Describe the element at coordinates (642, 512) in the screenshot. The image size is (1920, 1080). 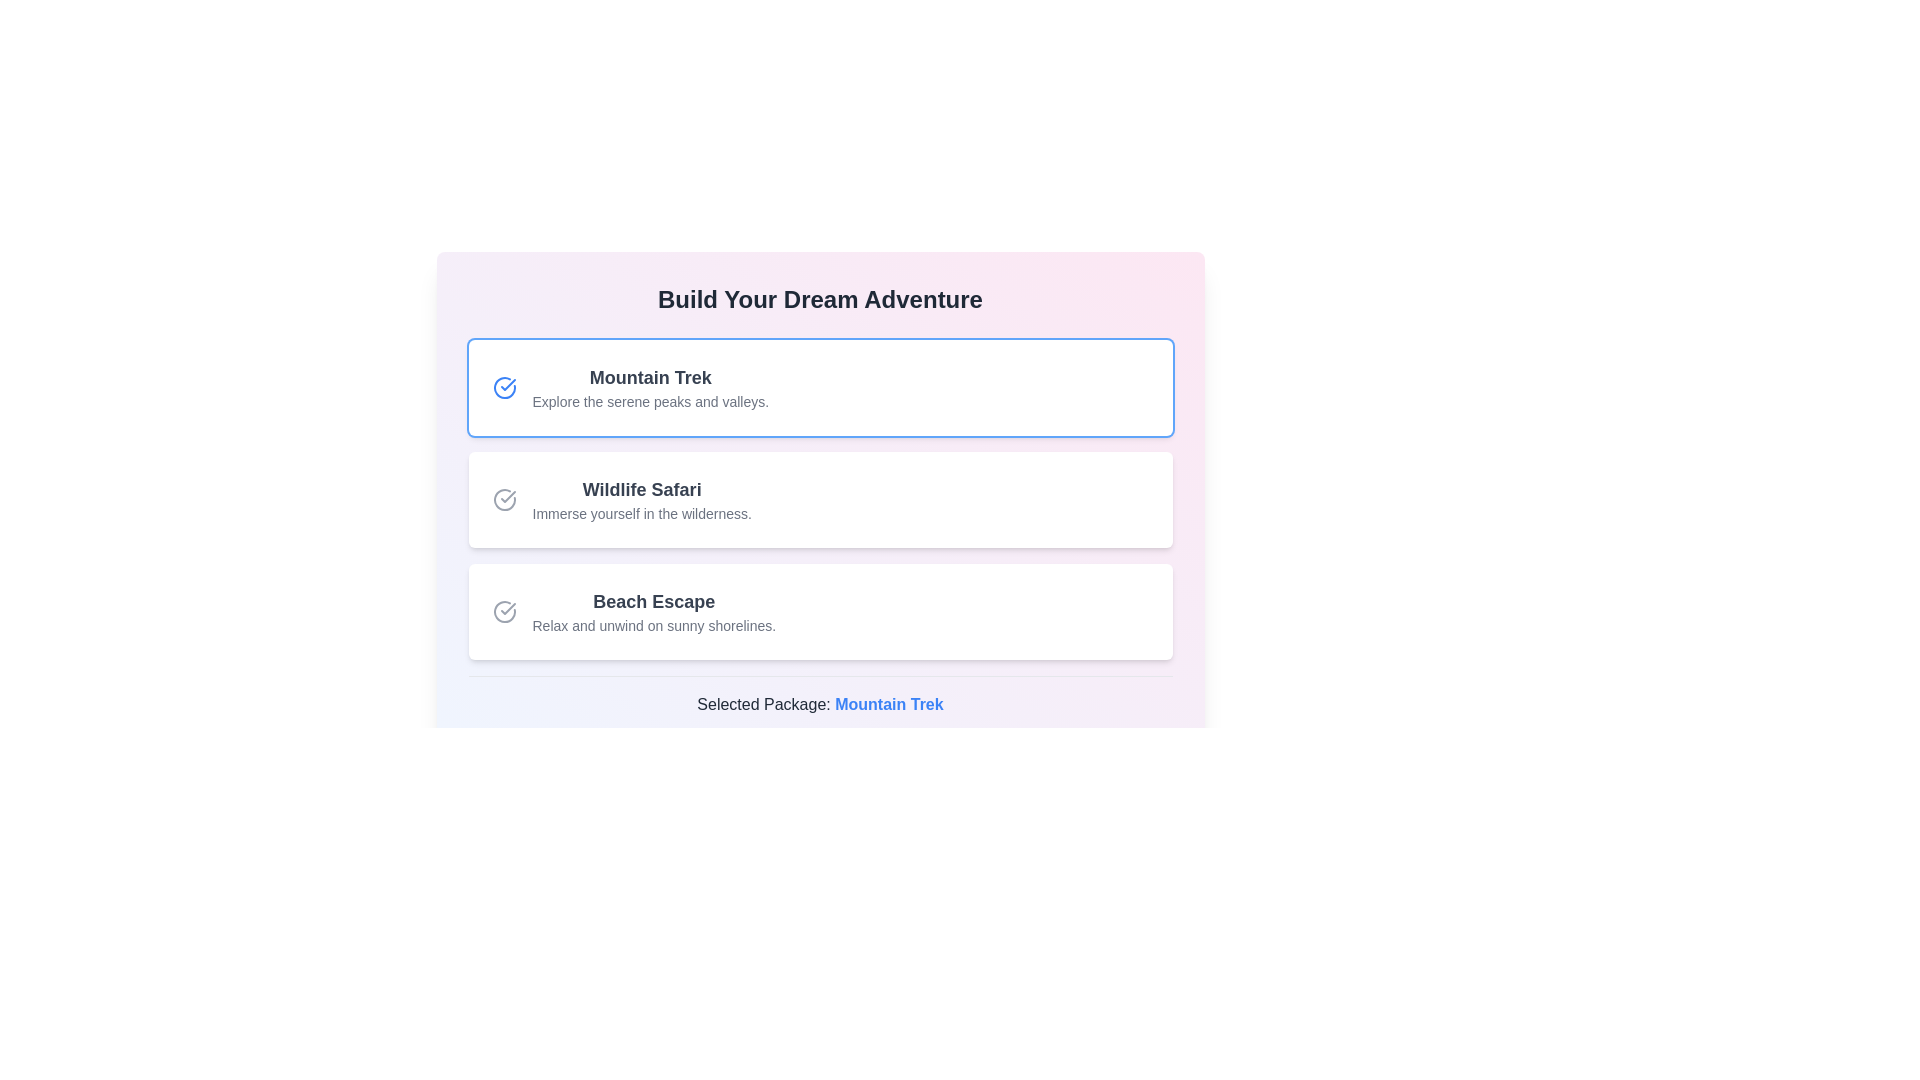
I see `the descriptive text element located beneath the 'Wildlife Safari' heading, which provides additional details about this option` at that location.